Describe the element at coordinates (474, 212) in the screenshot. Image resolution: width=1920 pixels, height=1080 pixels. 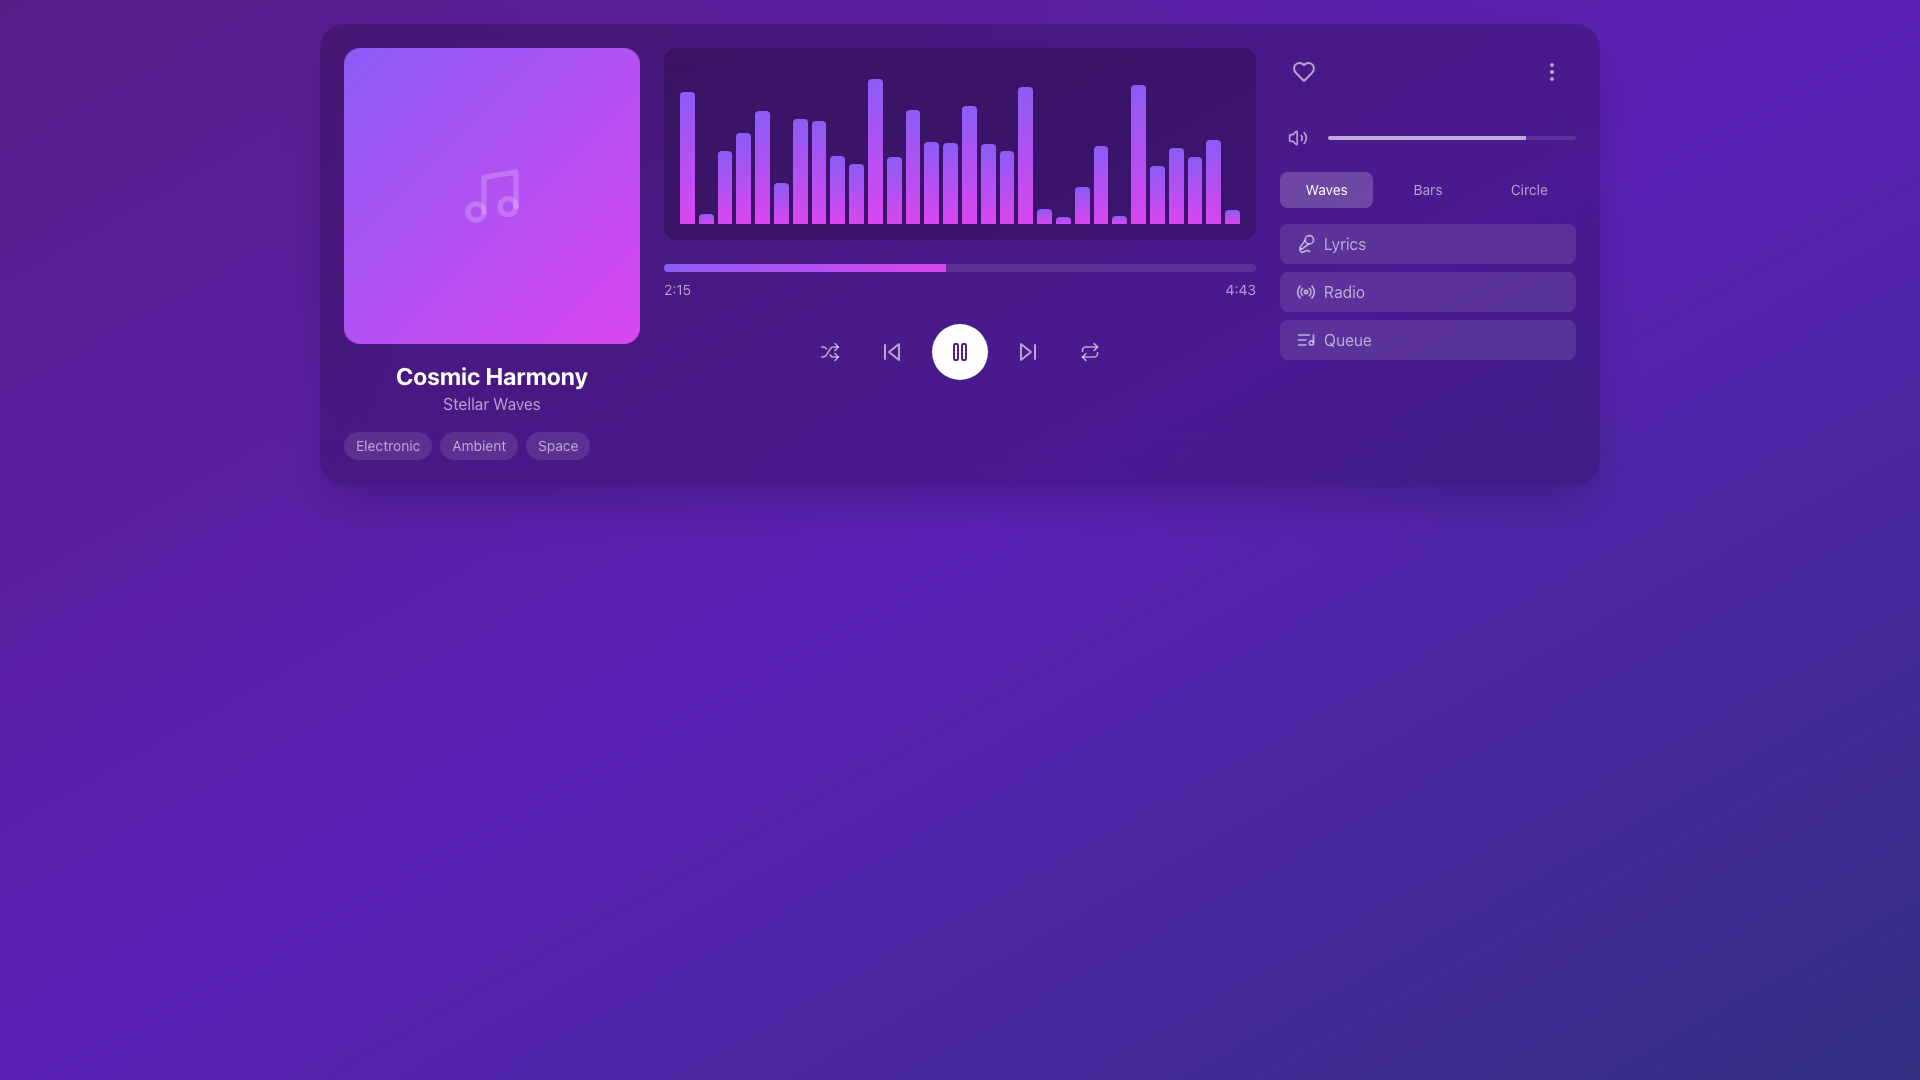
I see `the small circular Decorative SVG graphical component located in the lower-left quarter of the music note icon to modify the SVG graphic` at that location.